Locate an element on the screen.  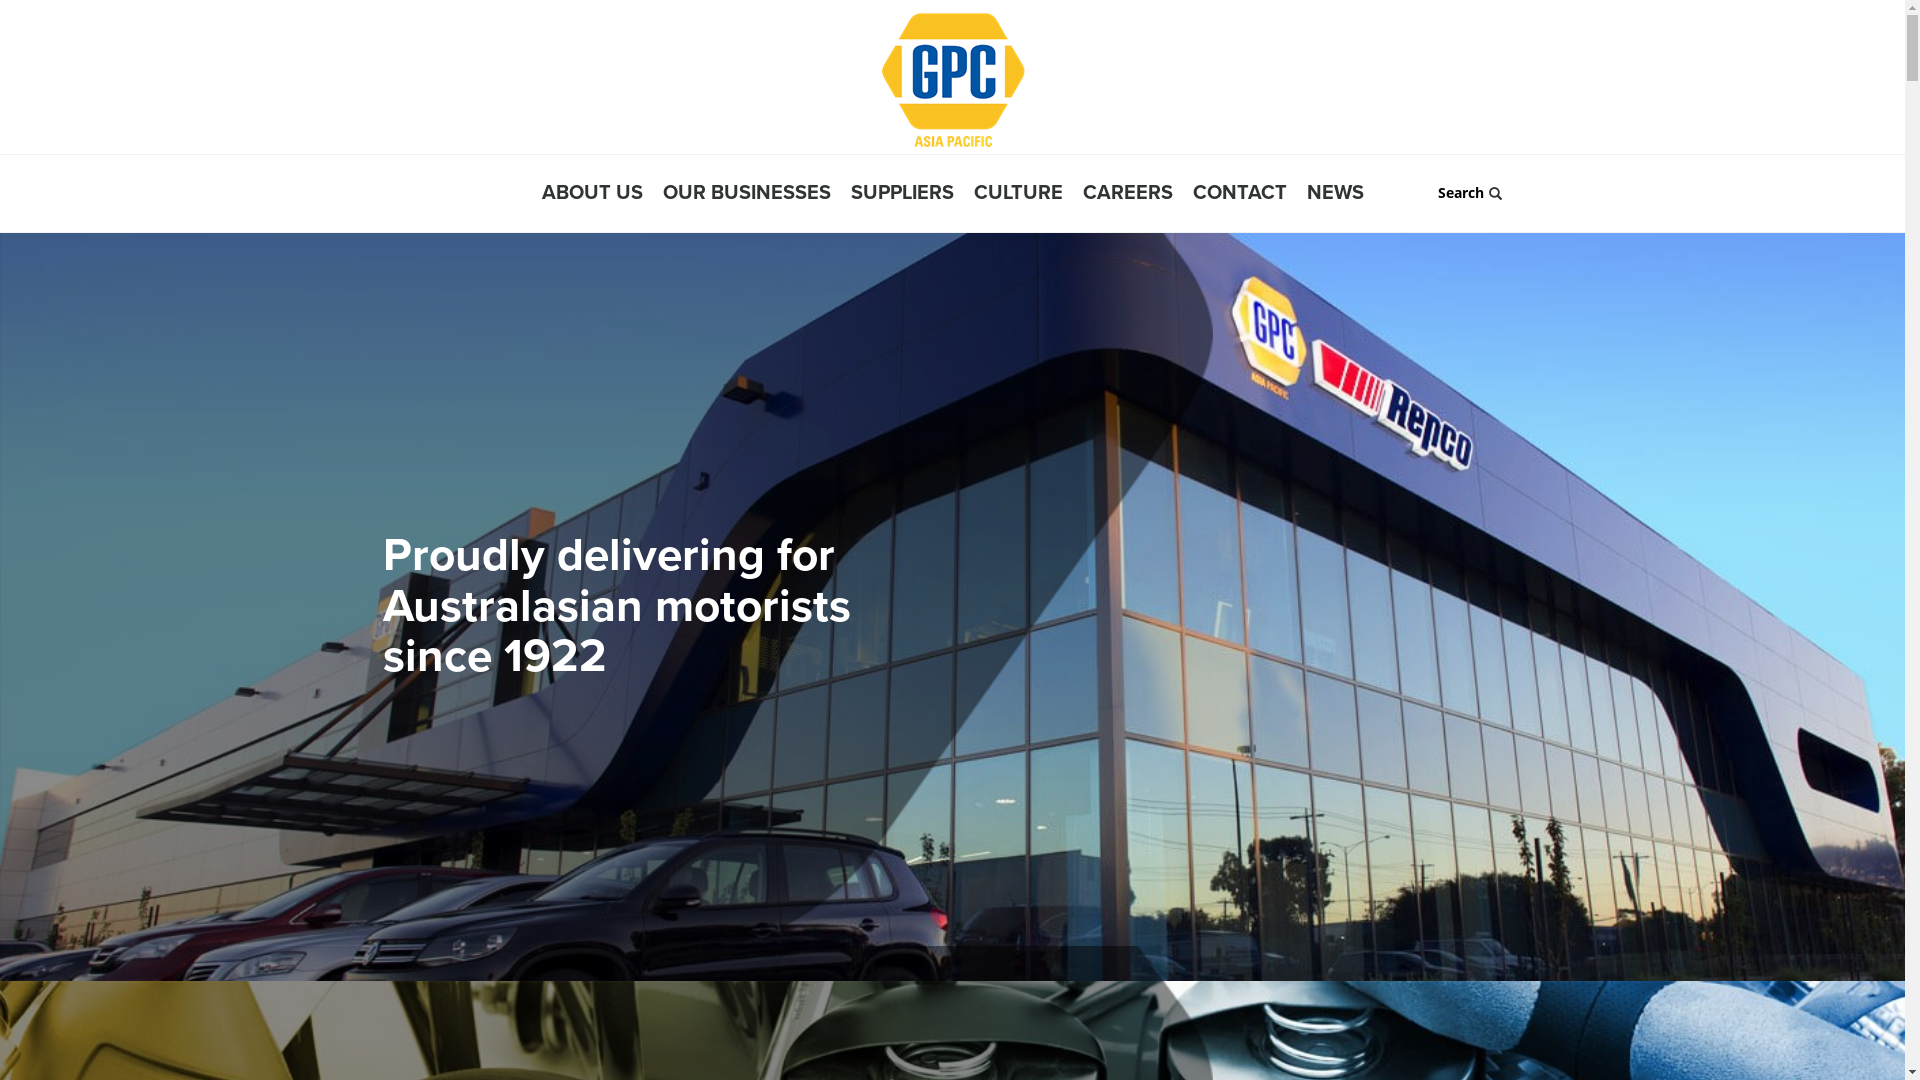
'NEWS' is located at coordinates (1334, 195).